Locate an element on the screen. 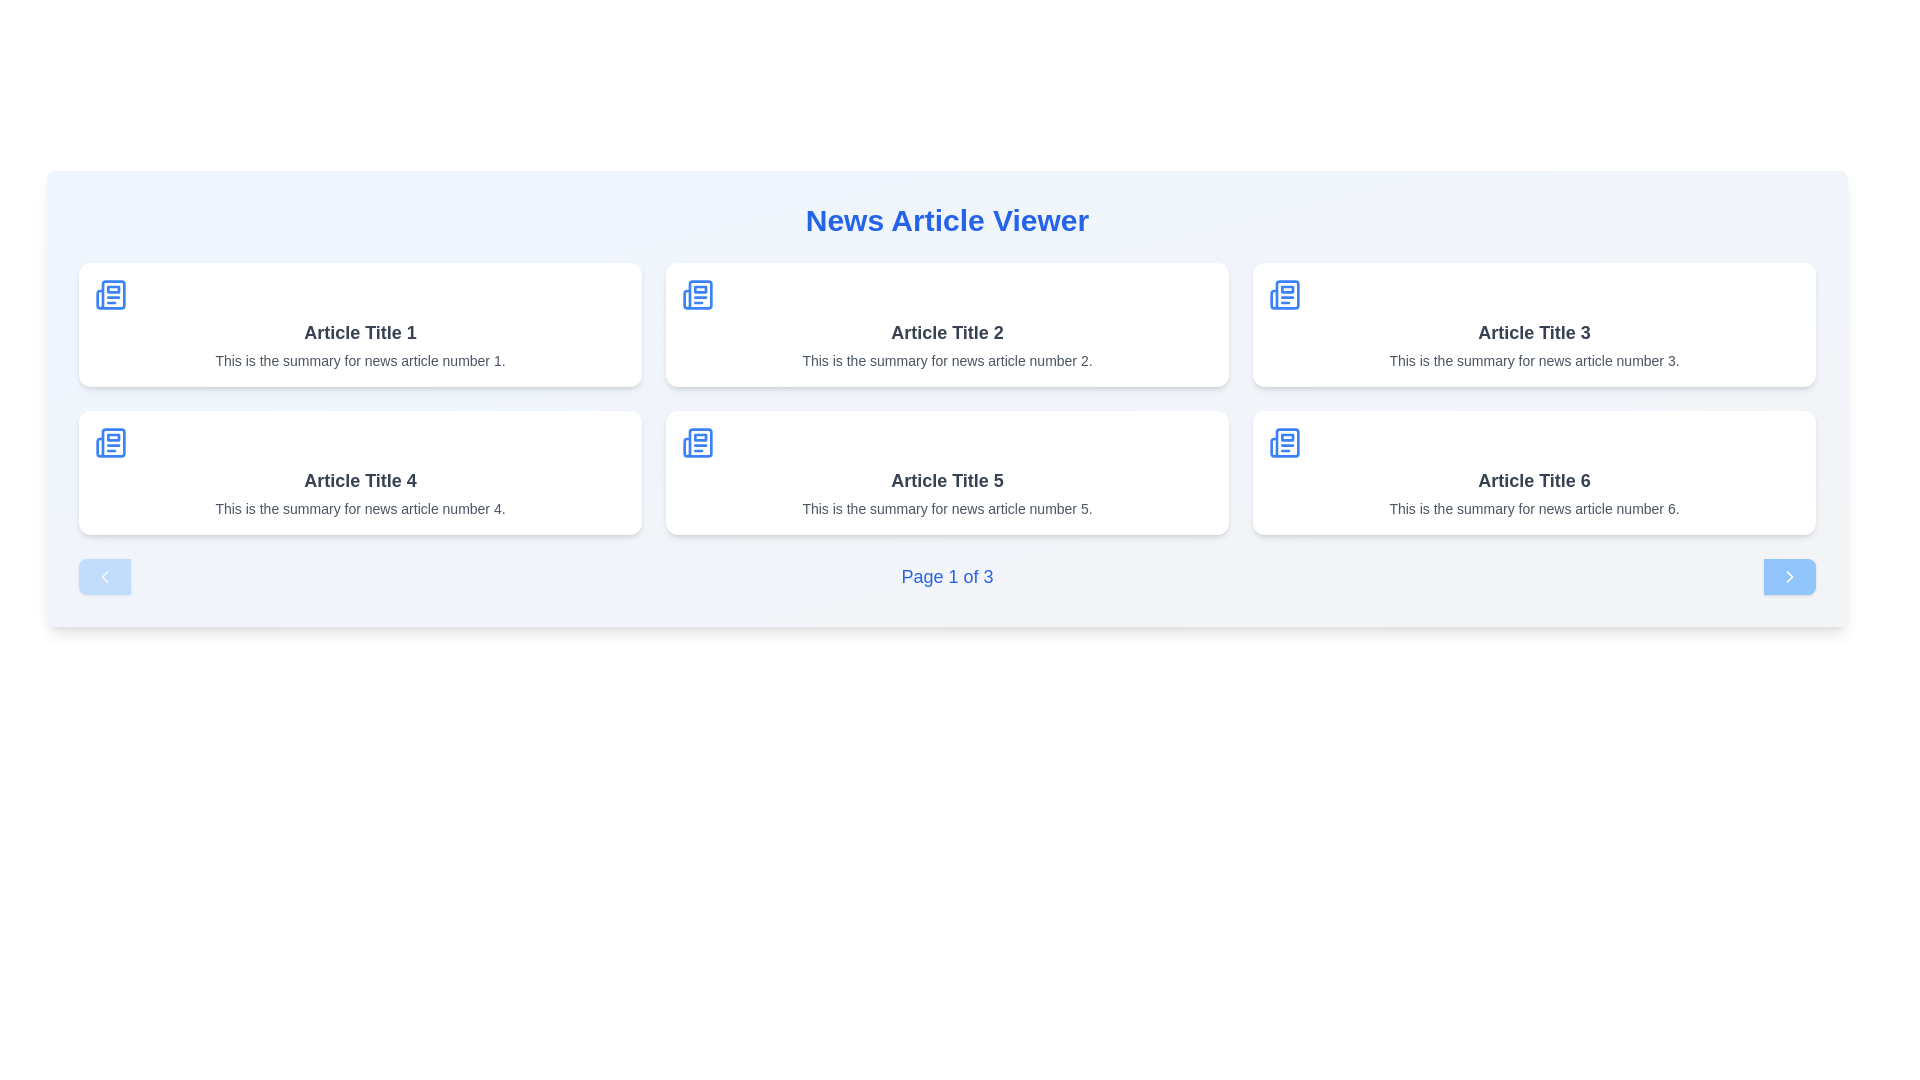 Image resolution: width=1920 pixels, height=1080 pixels. the blue pictogram icon representing a newspaper associated with the article titled 'Article Title 2' is located at coordinates (697, 294).